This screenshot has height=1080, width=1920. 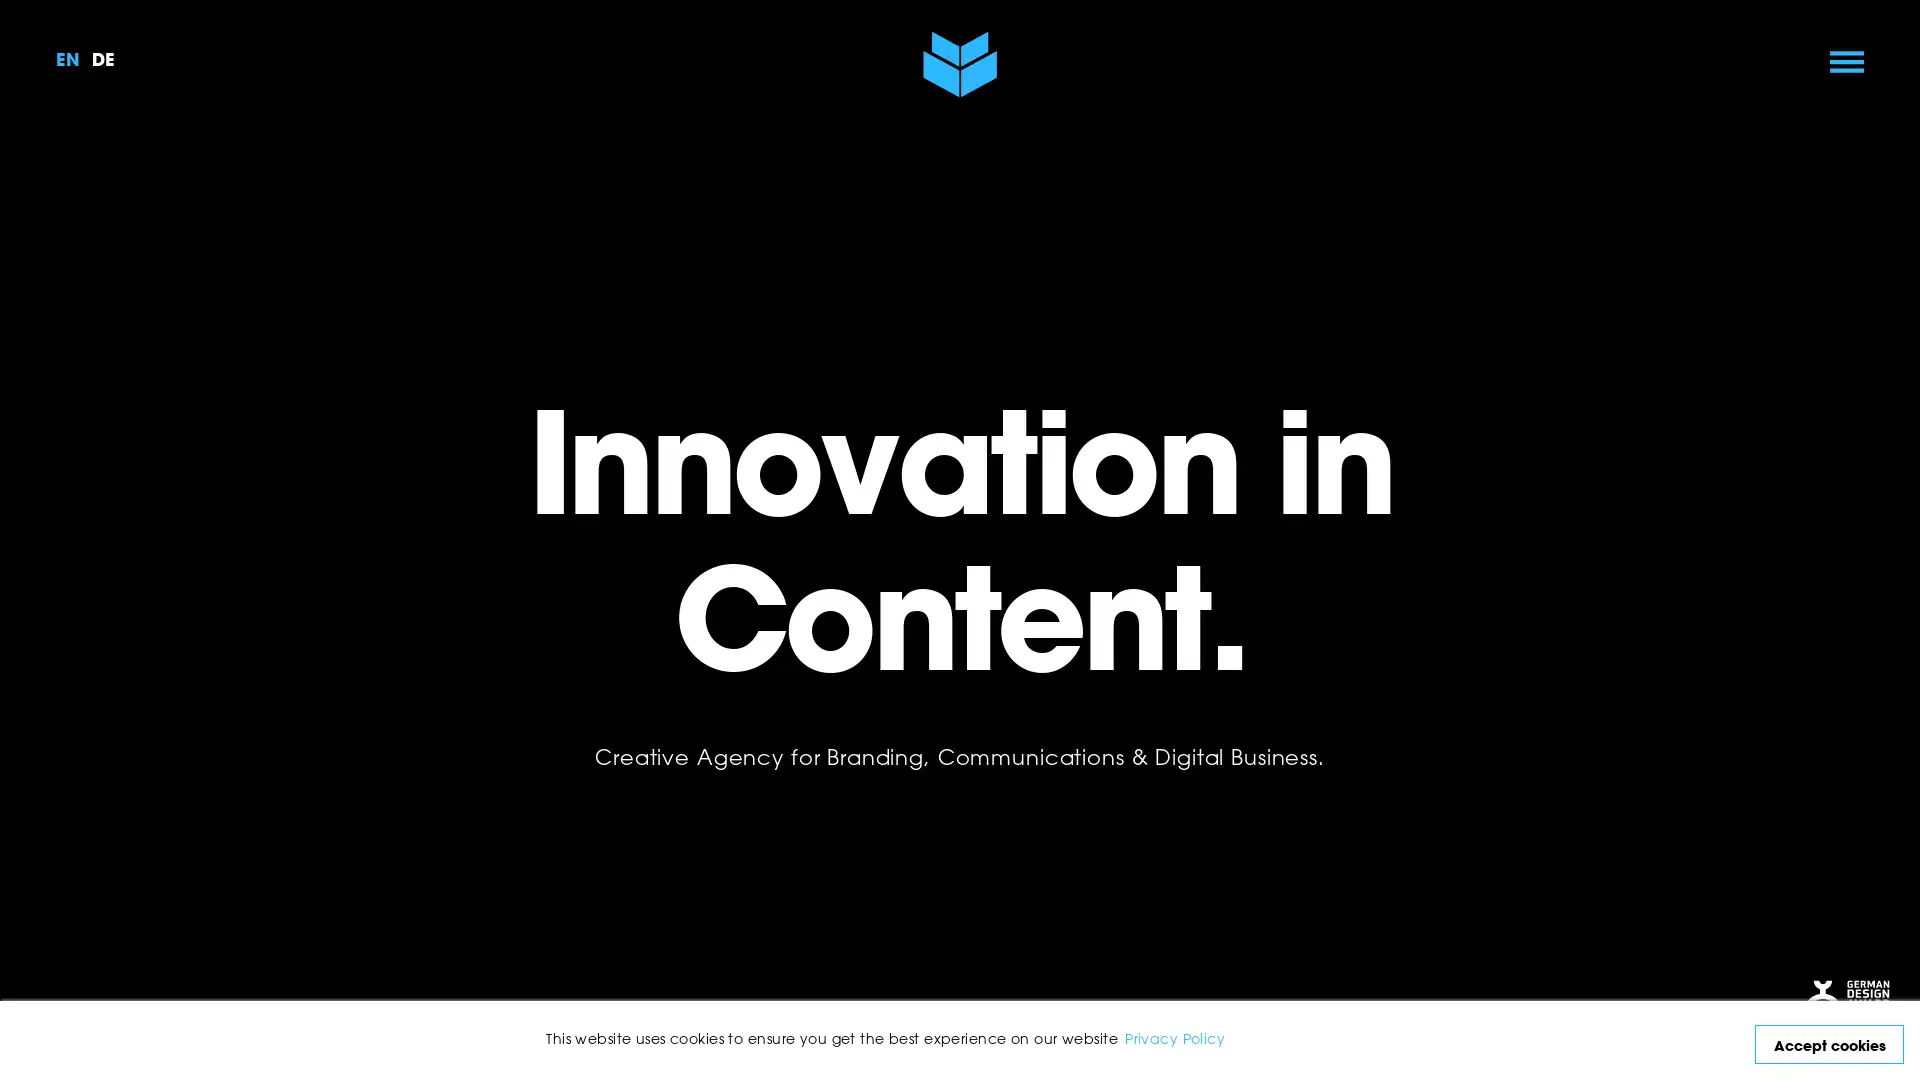 I want to click on Accept cookies, so click(x=1829, y=1043).